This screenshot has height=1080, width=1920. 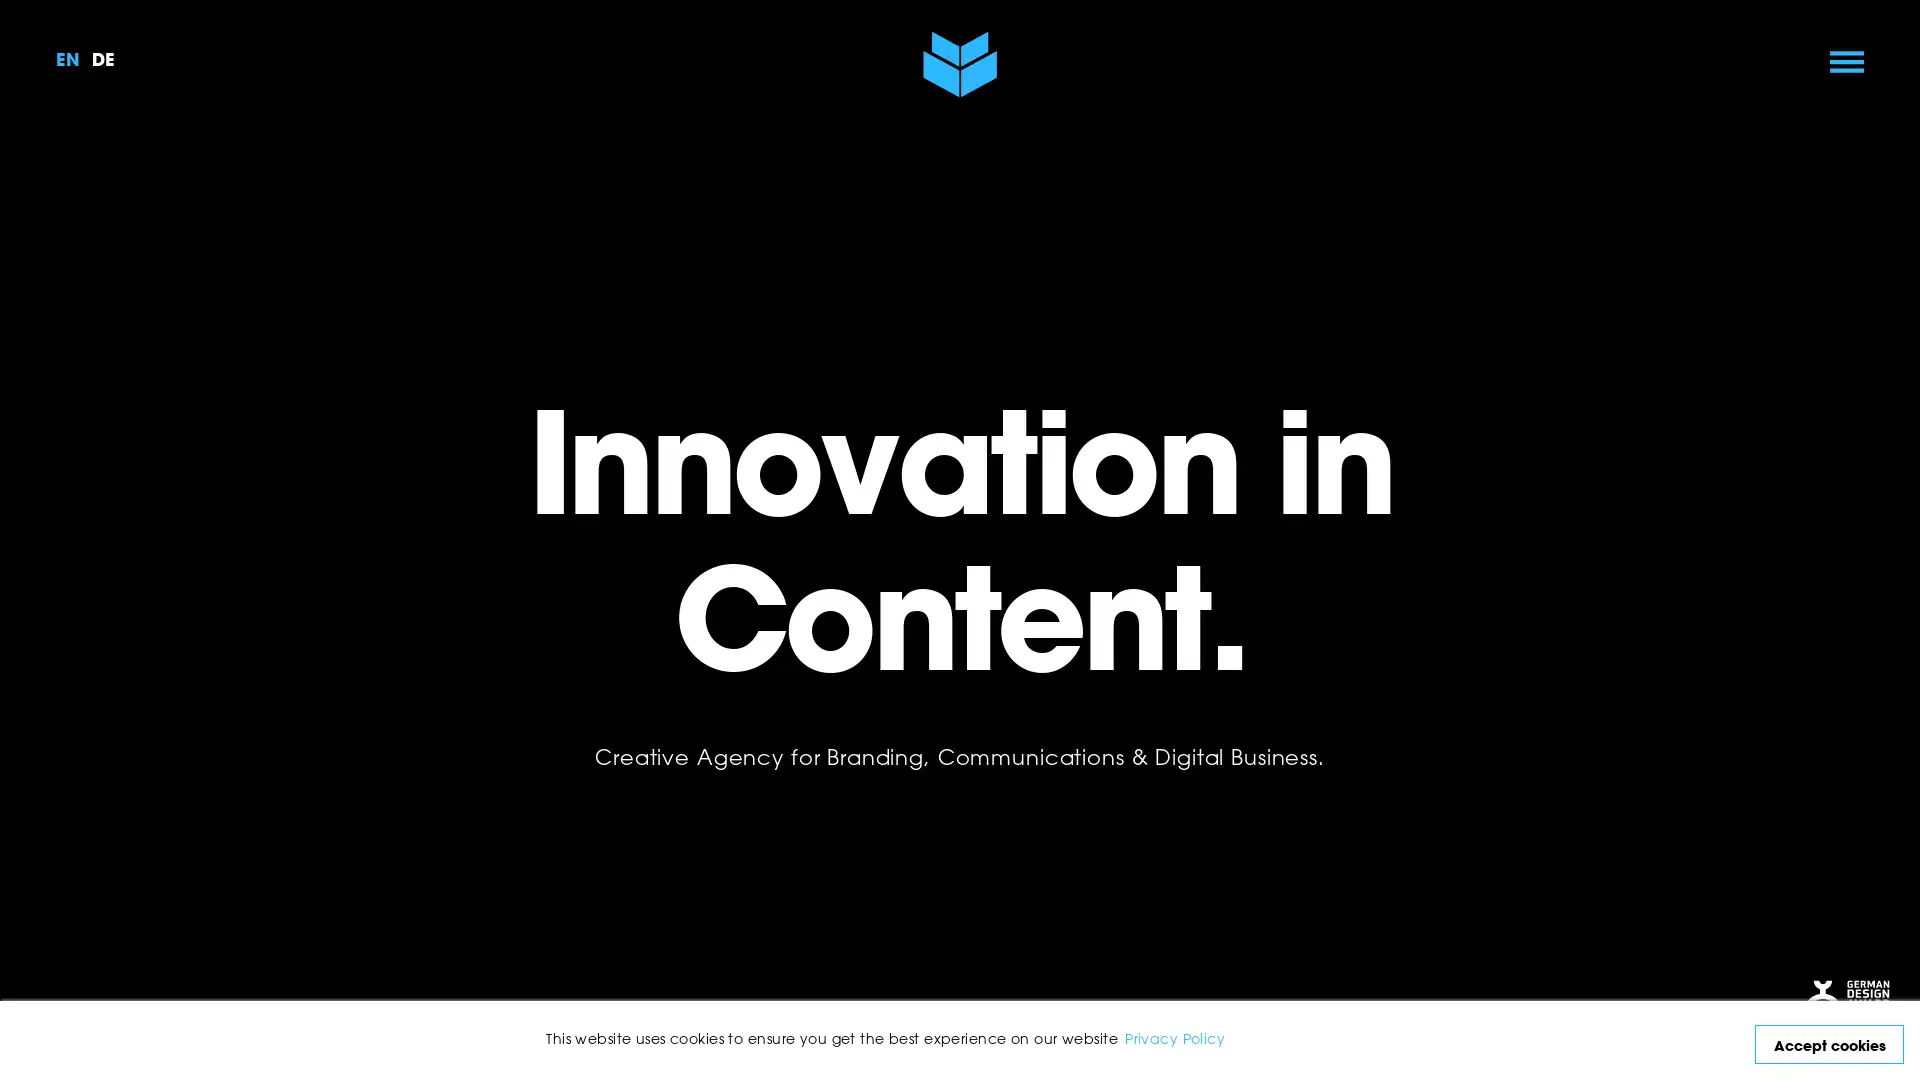 I want to click on Accept cookies, so click(x=1829, y=1043).